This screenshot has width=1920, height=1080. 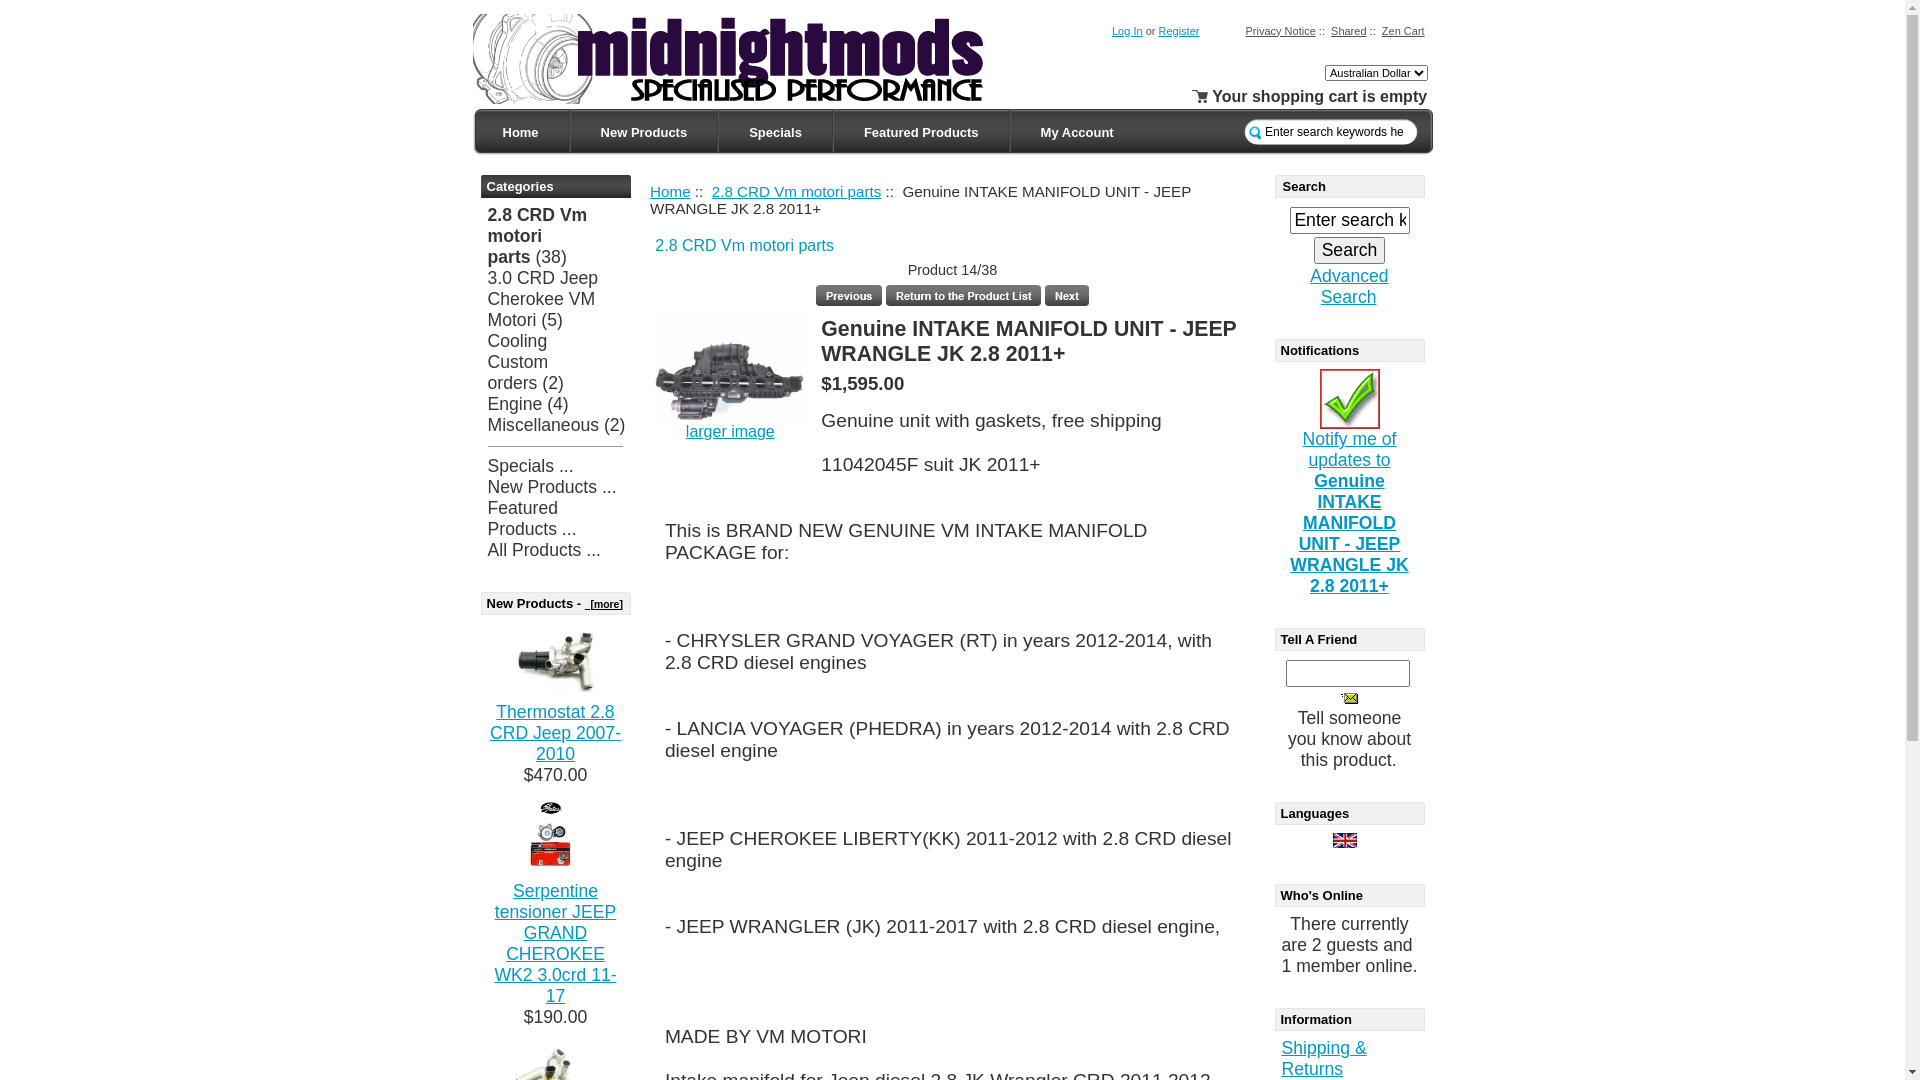 What do you see at coordinates (1344, 840) in the screenshot?
I see `' English '` at bounding box center [1344, 840].